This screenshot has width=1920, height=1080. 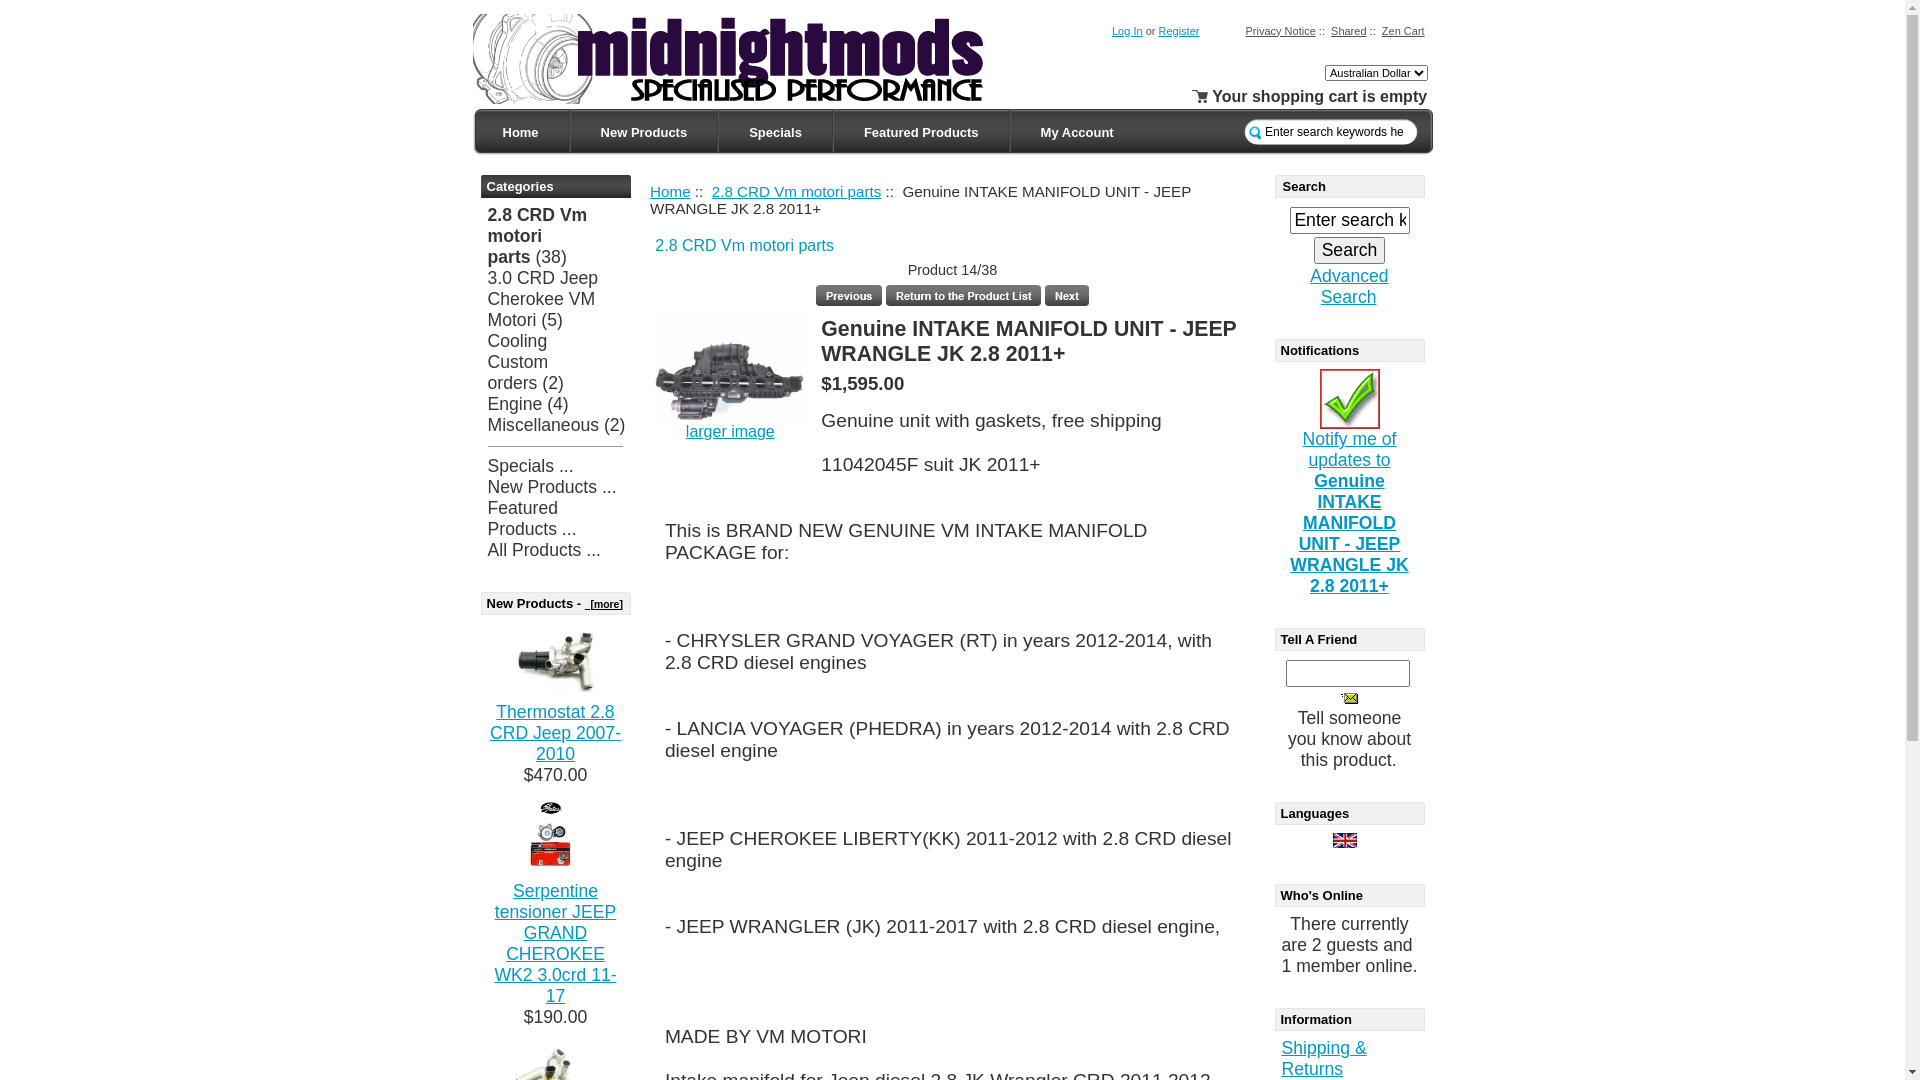 What do you see at coordinates (1344, 840) in the screenshot?
I see `' English '` at bounding box center [1344, 840].